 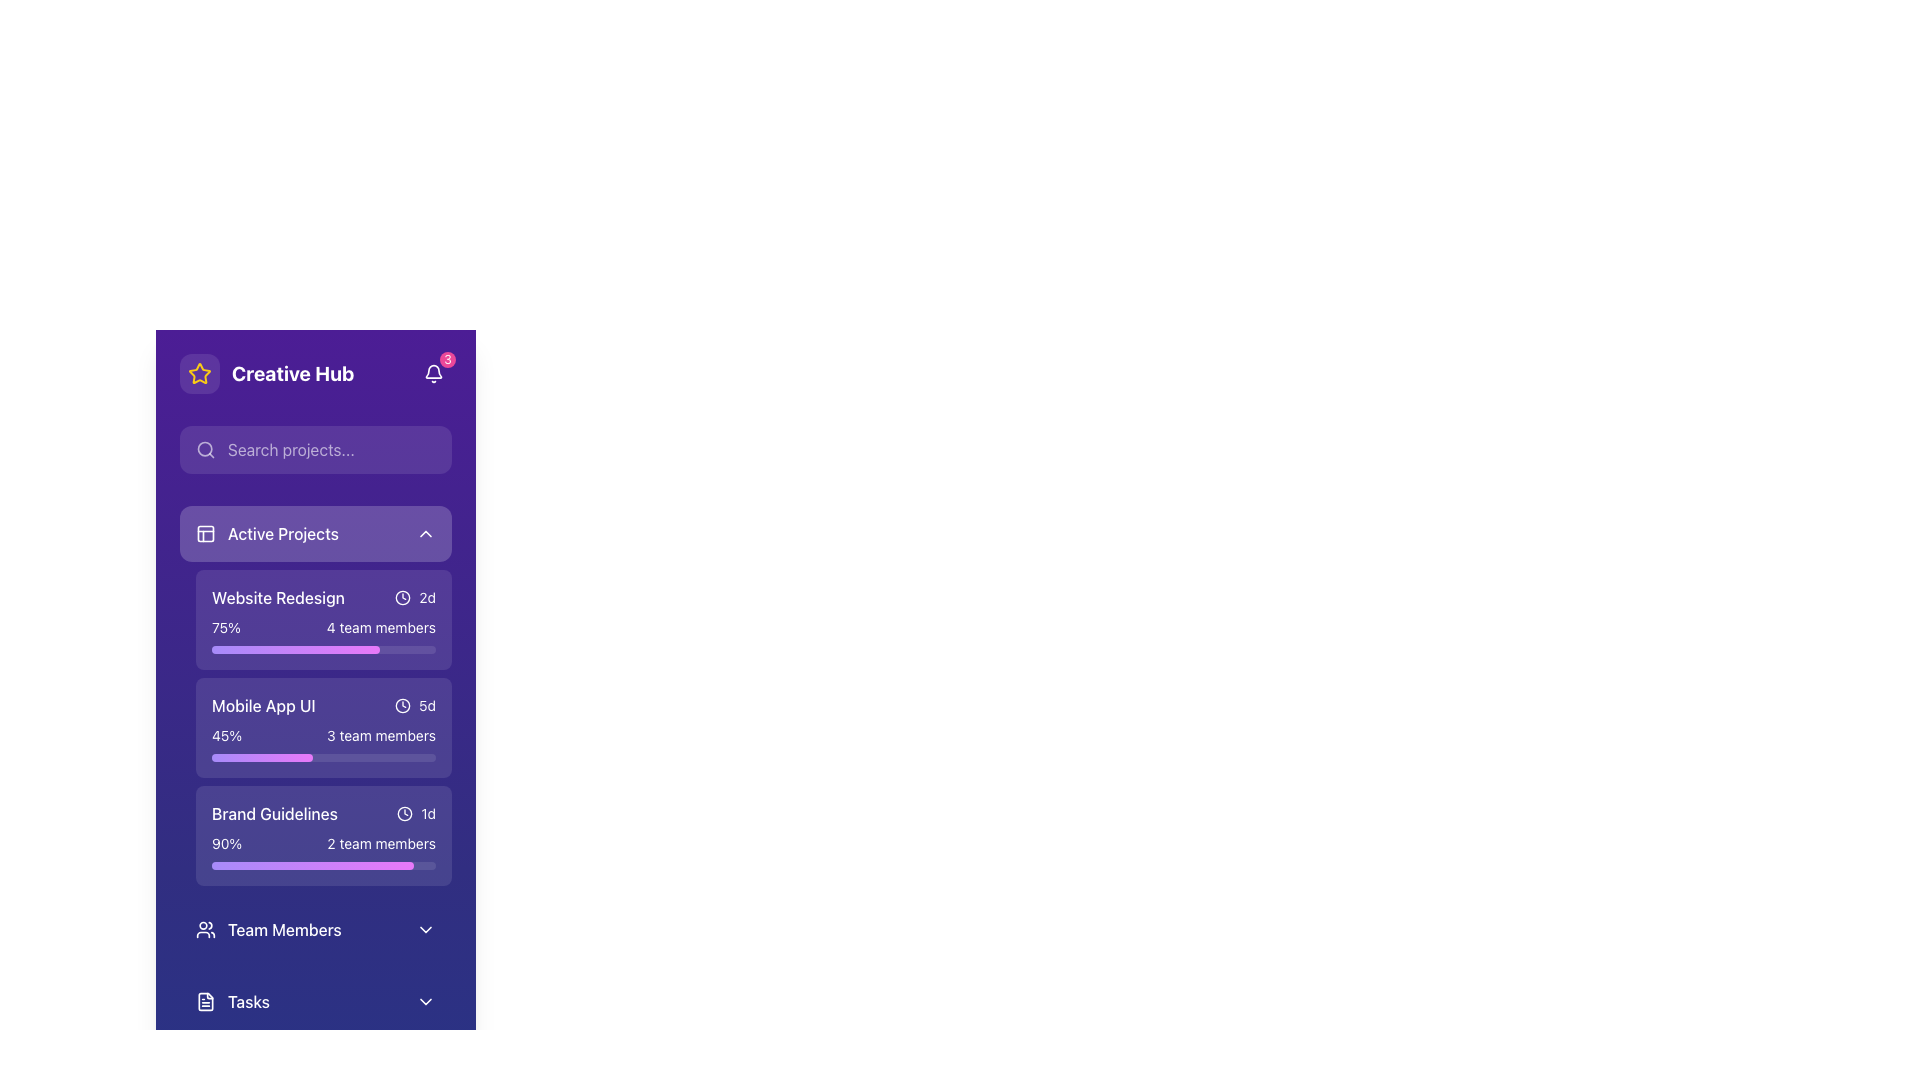 I want to click on the icon representing 'Active Projects' located adjacent to the text 'Active Projects' in the user interface, so click(x=206, y=532).